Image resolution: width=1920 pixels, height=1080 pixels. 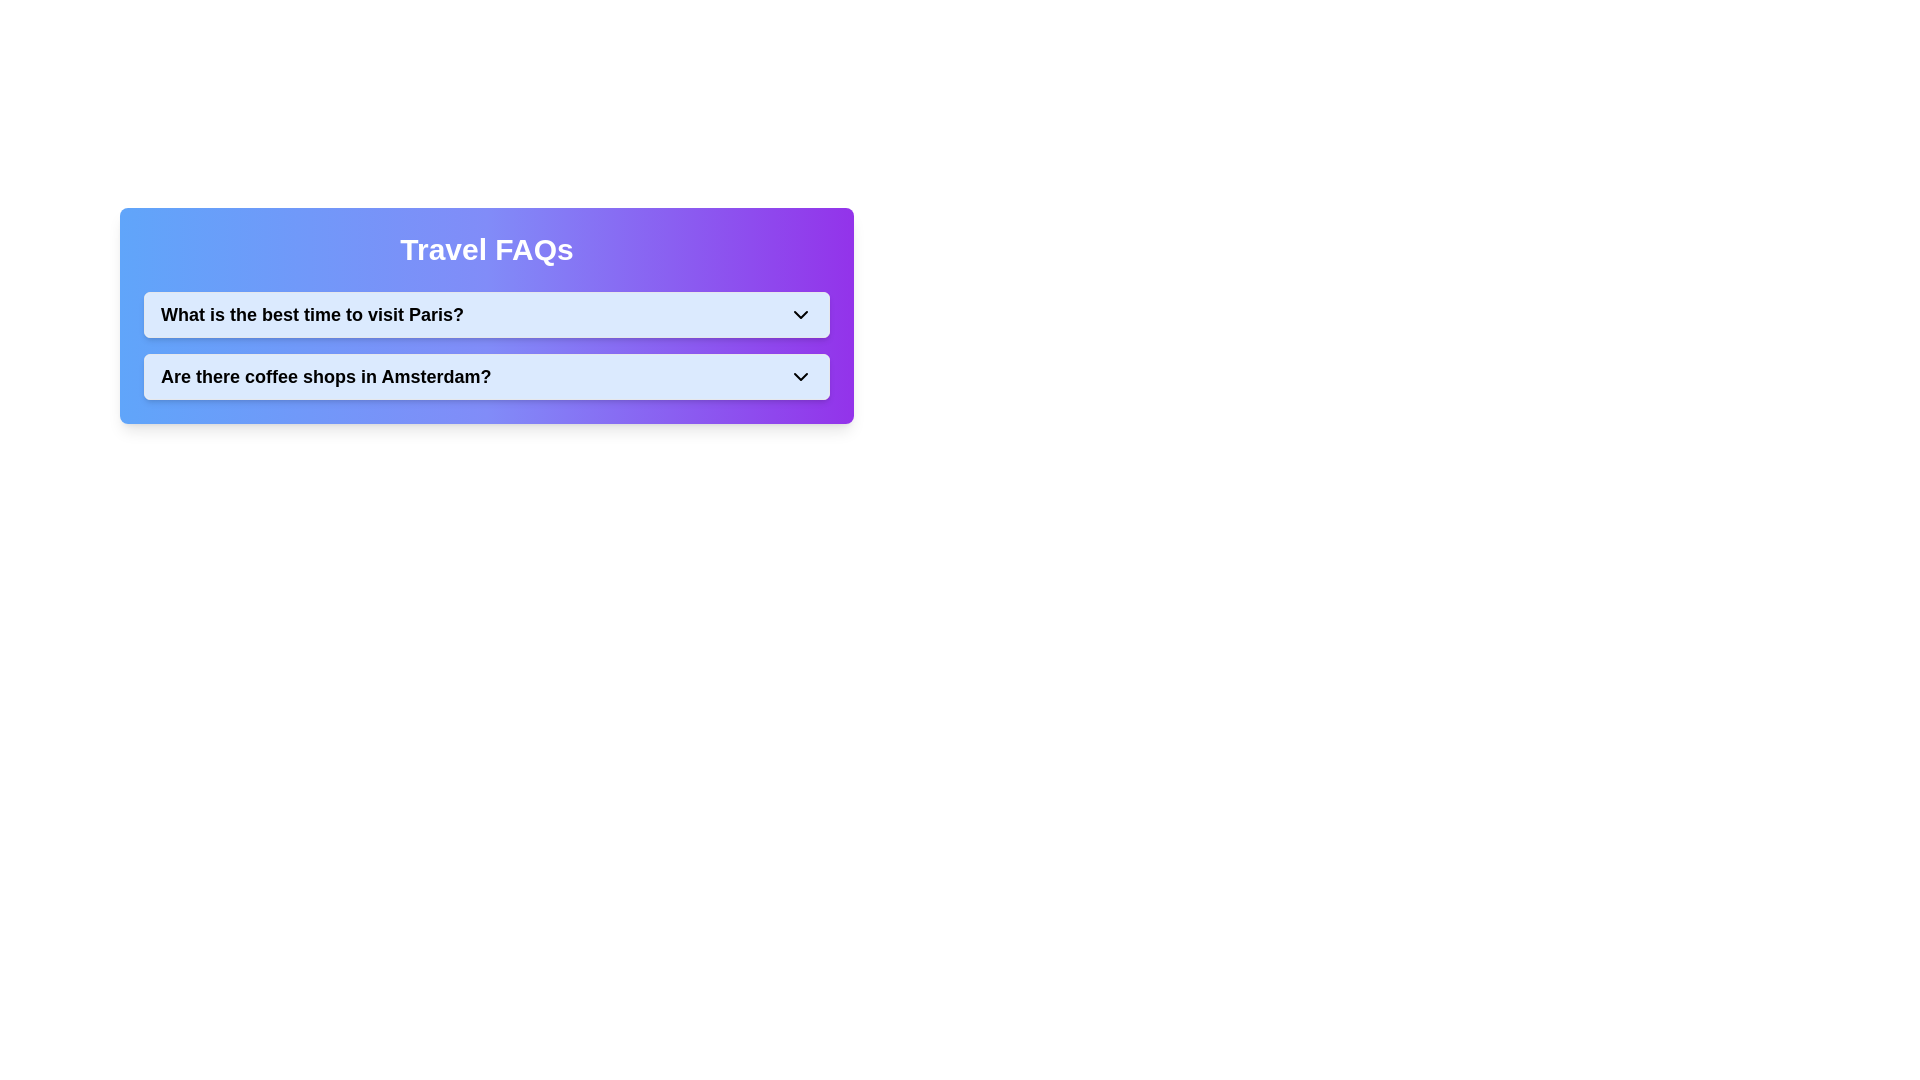 What do you see at coordinates (486, 315) in the screenshot?
I see `the FAQ dropdown item titled 'What is the best time to visit Paris?'` at bounding box center [486, 315].